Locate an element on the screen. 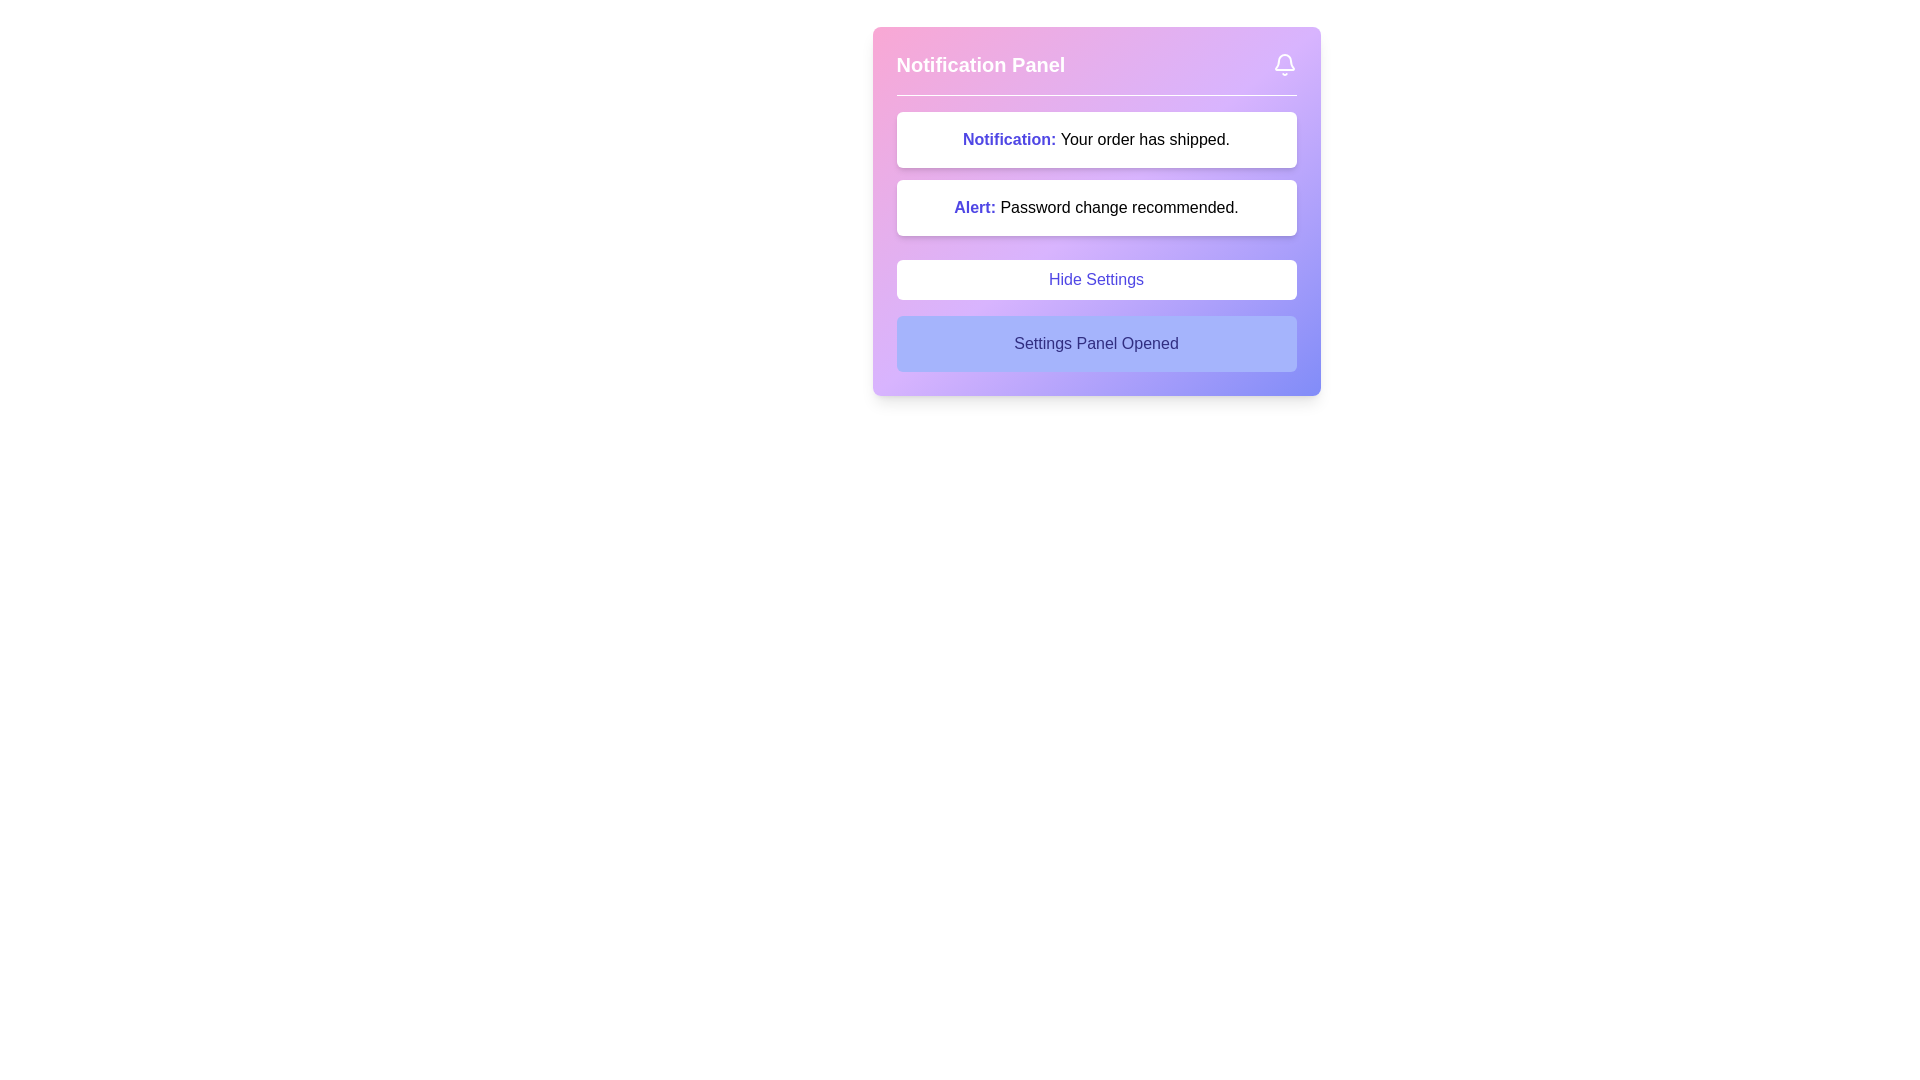 This screenshot has width=1920, height=1080. the 'Notification:' text label in the notification panel, which is displayed in bold indigo font and is part of a white rectangular box at the top left of the interface is located at coordinates (1011, 138).